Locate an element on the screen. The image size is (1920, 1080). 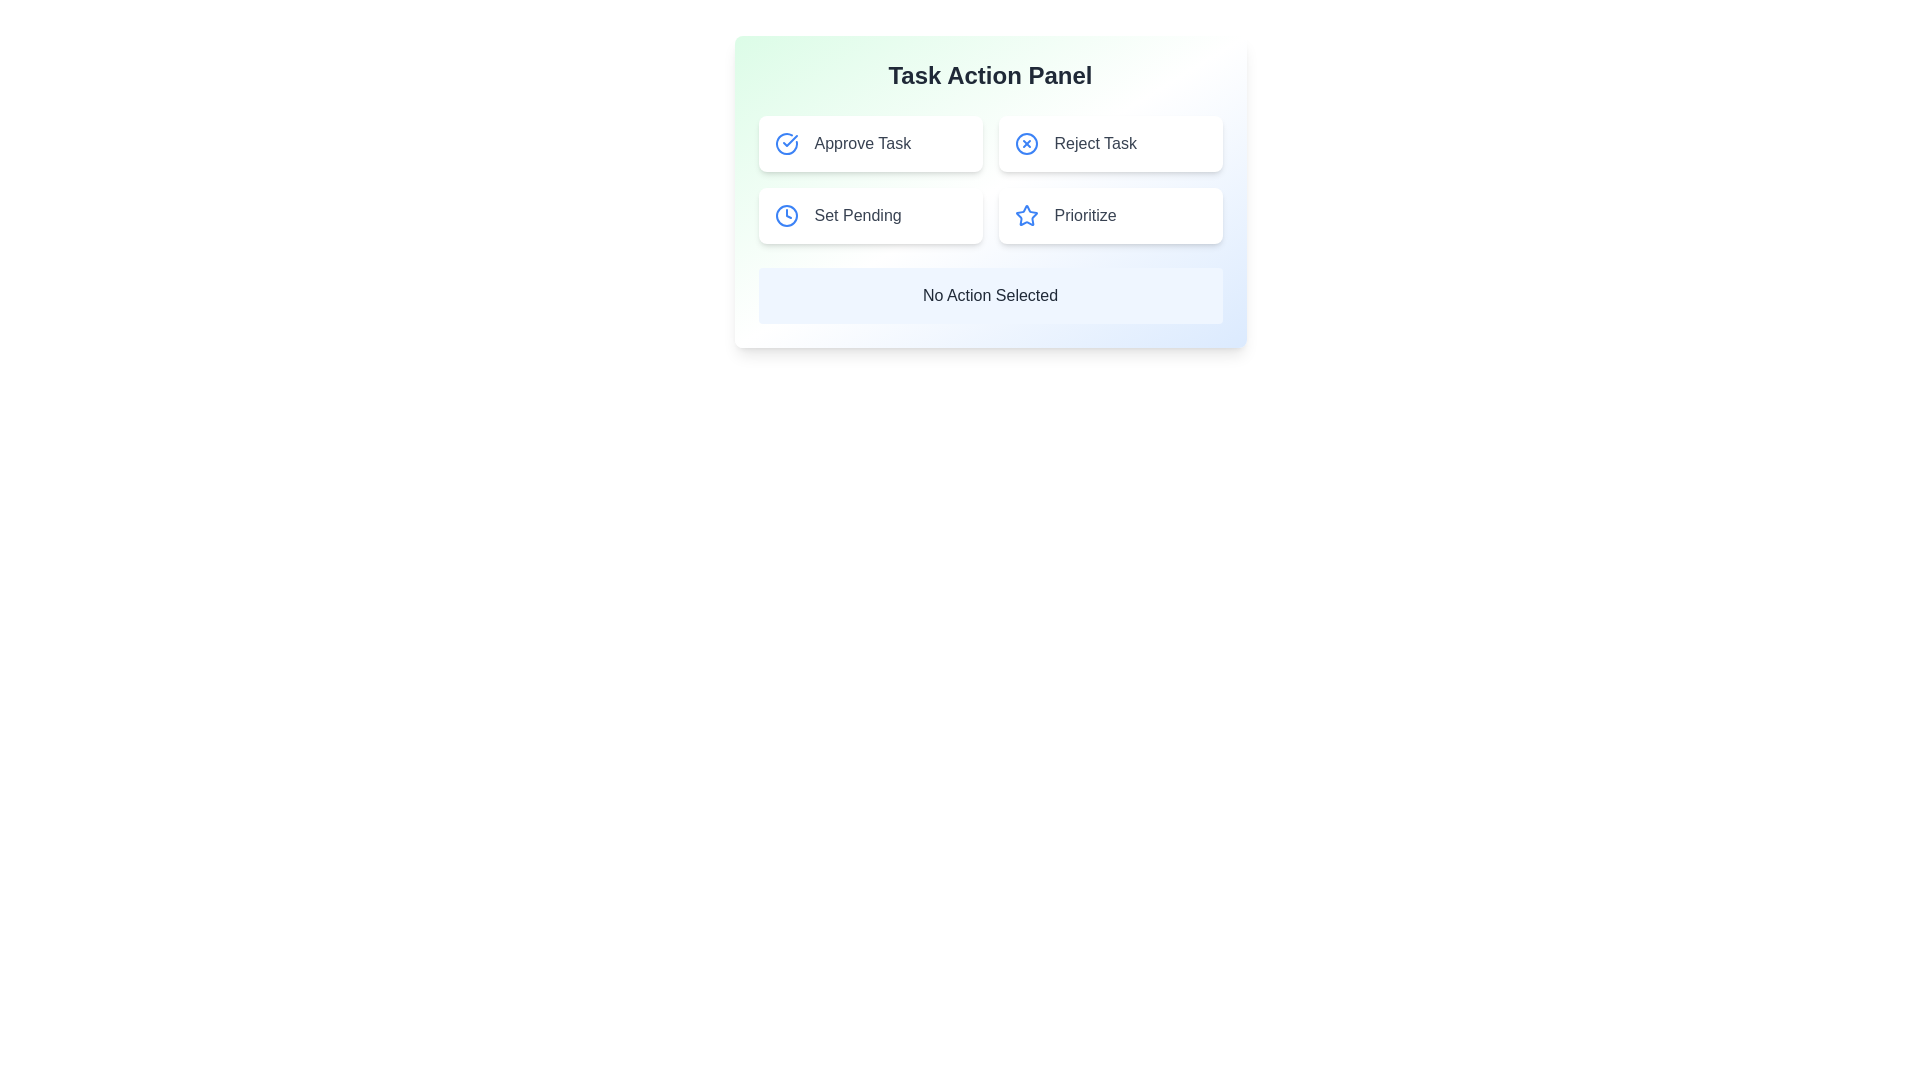
the 'Pending' button located in the bottom-left quadrant of the 'Task Action Panel' is located at coordinates (870, 216).